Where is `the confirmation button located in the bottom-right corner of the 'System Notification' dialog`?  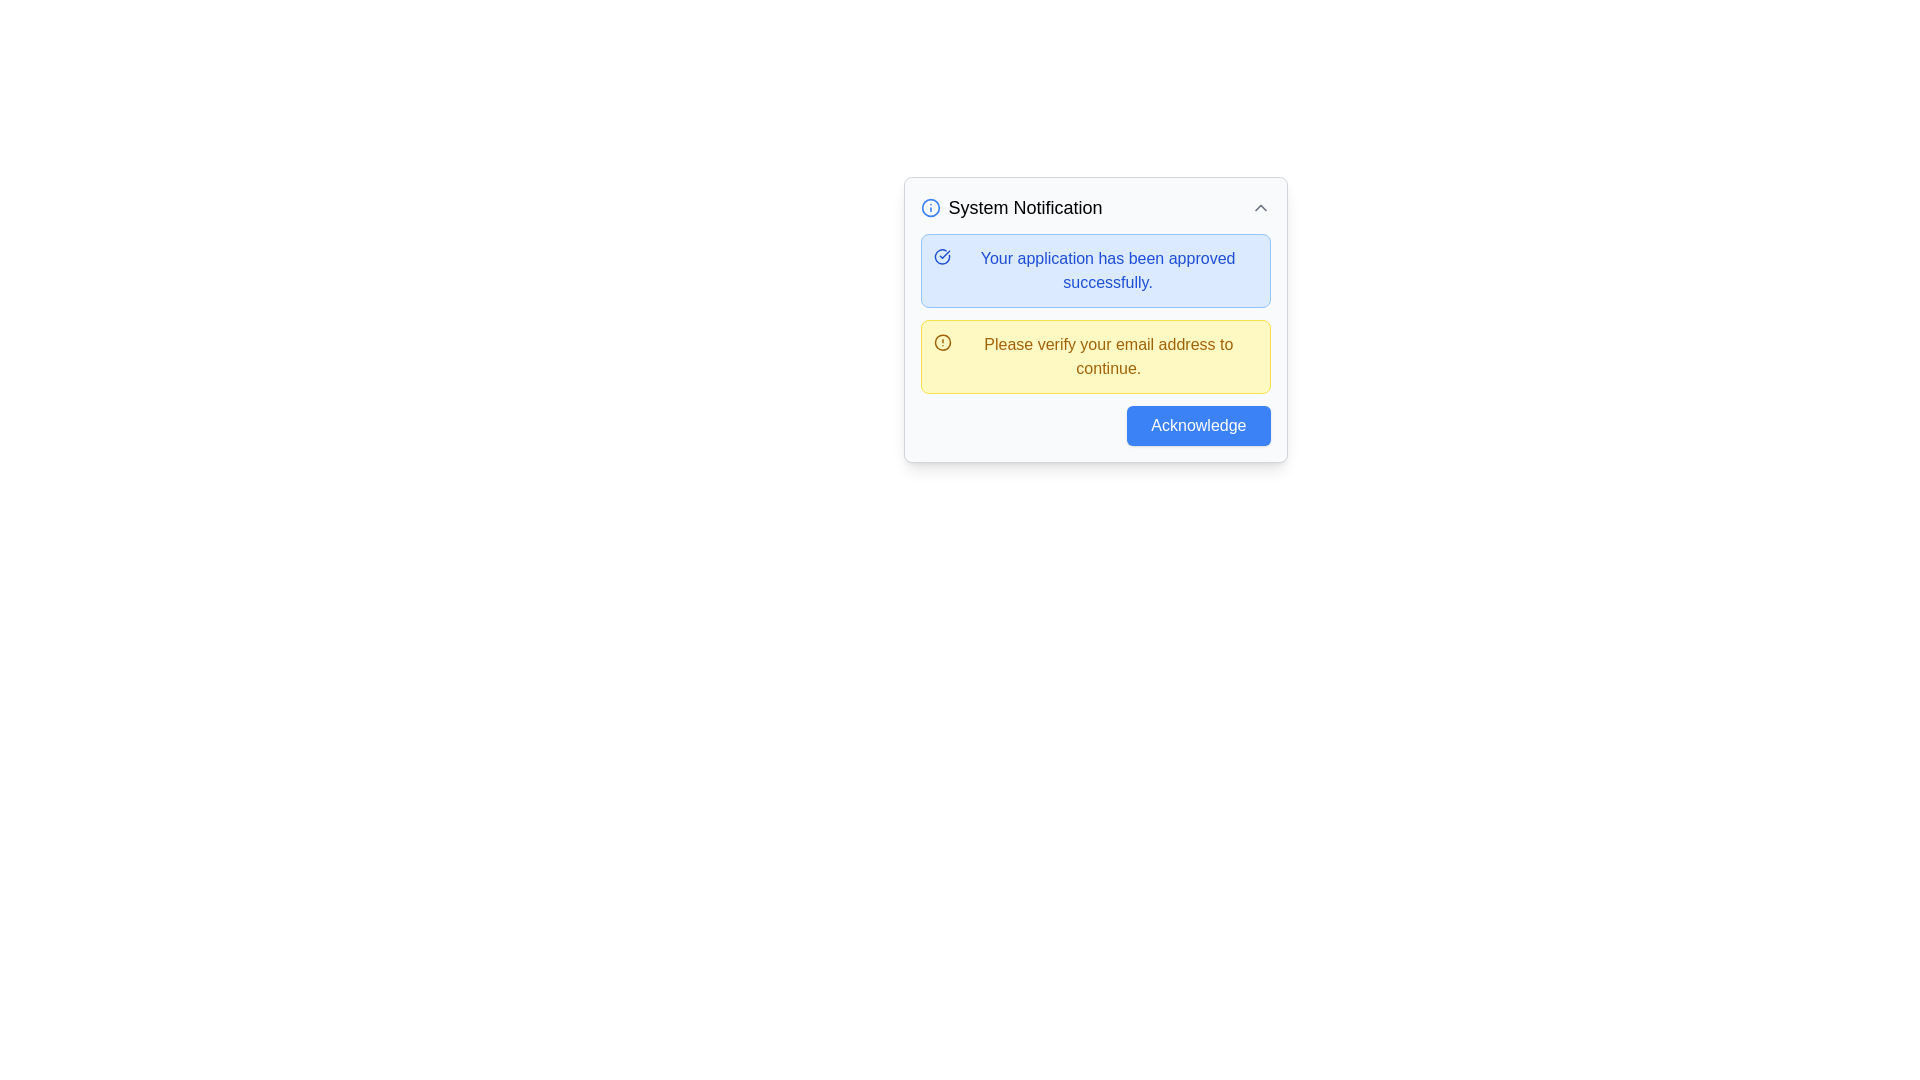 the confirmation button located in the bottom-right corner of the 'System Notification' dialog is located at coordinates (1198, 424).